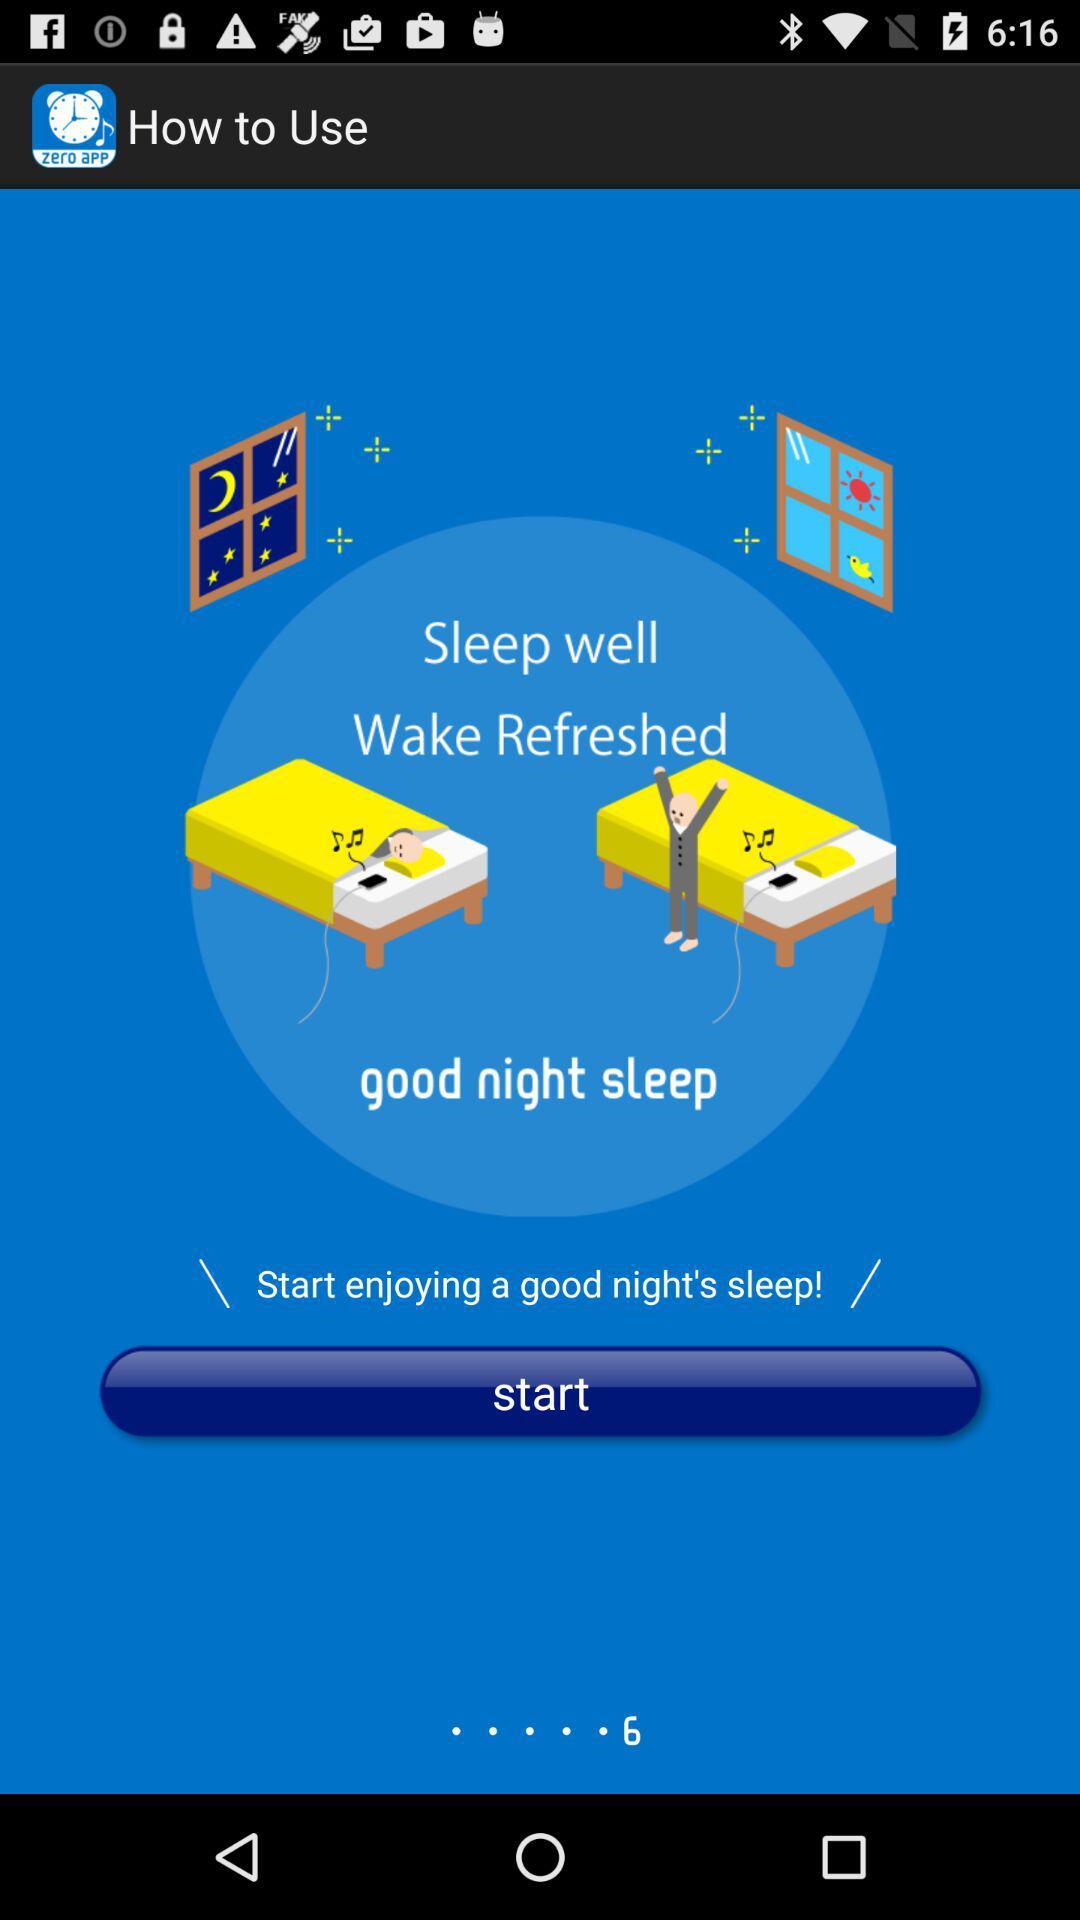 This screenshot has width=1080, height=1920. What do you see at coordinates (864, 1283) in the screenshot?
I see `symbol next to text sleep at the bottom` at bounding box center [864, 1283].